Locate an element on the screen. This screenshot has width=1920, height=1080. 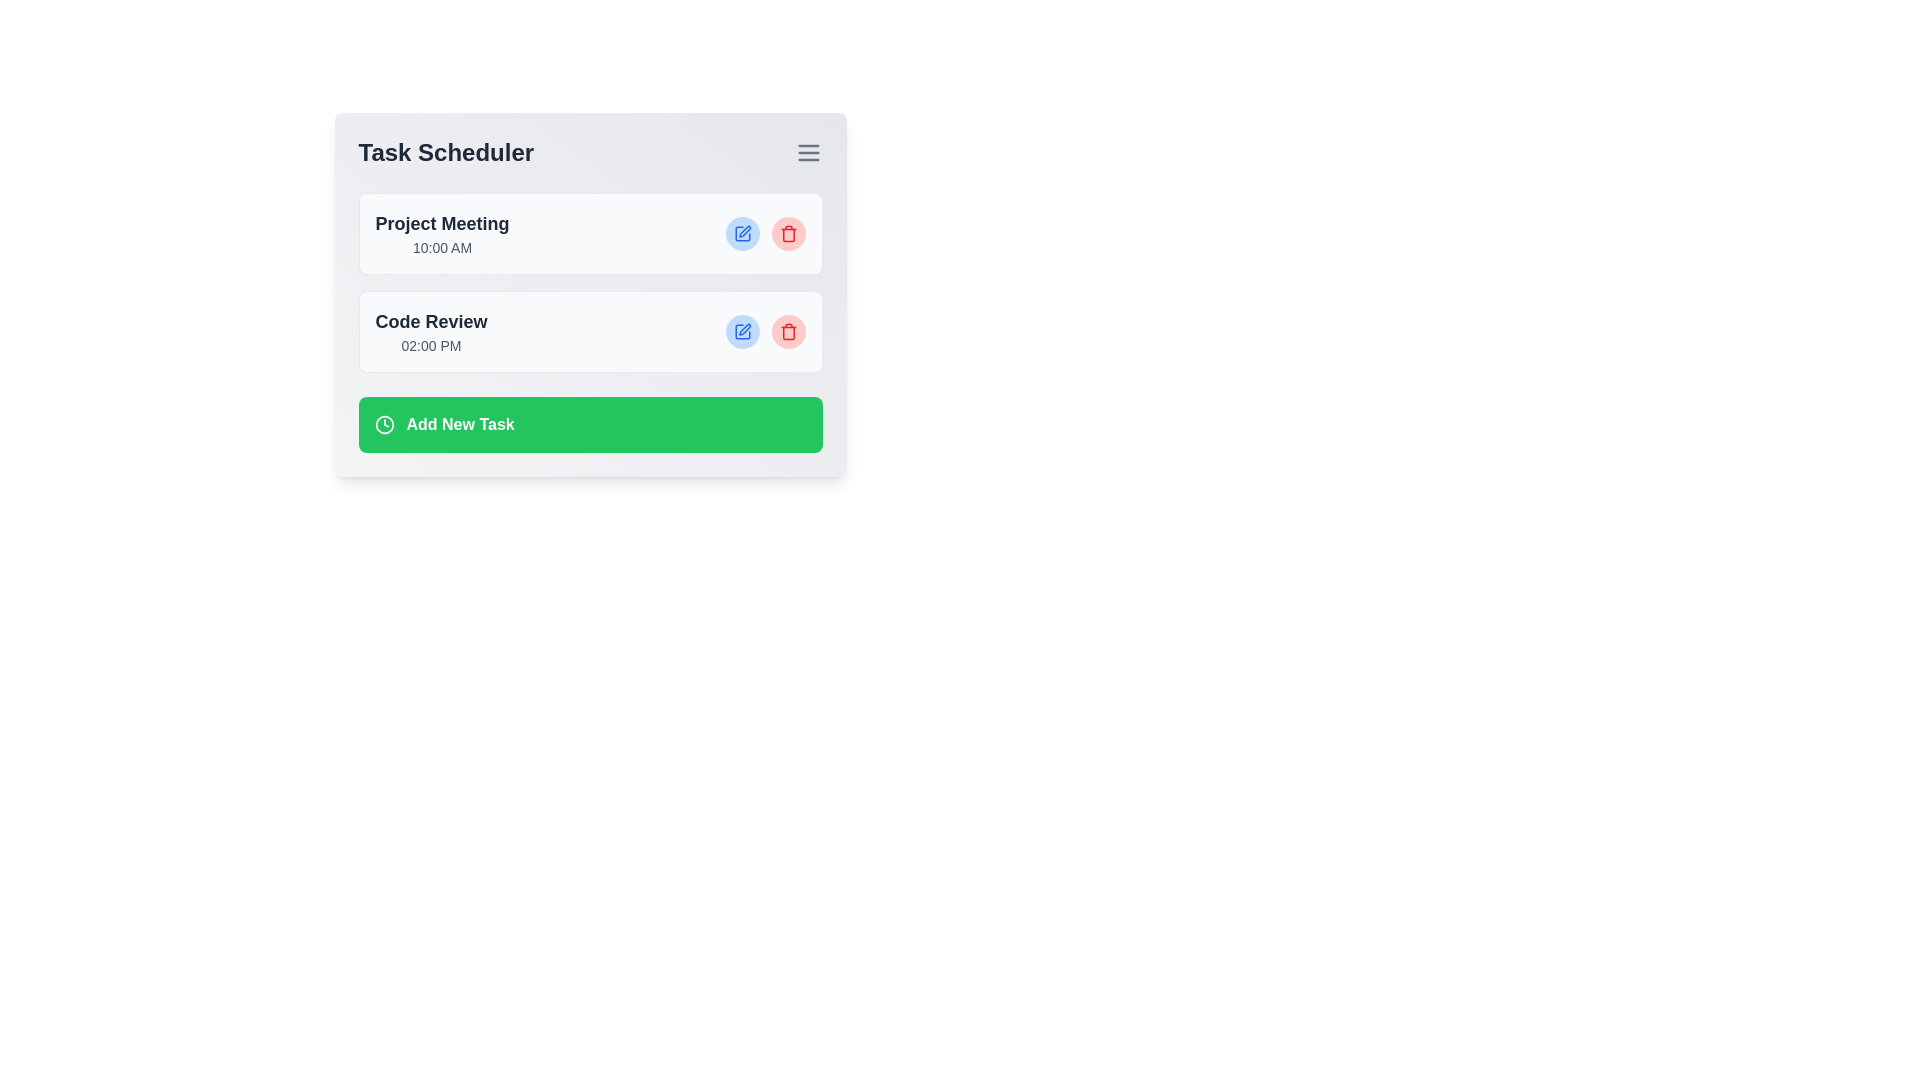
the static text label displaying 'Code Review', which is styled prominently in bold and dark gray font, located above '02:00 PM' in the second task block of the 'Task Scheduler' section is located at coordinates (430, 320).